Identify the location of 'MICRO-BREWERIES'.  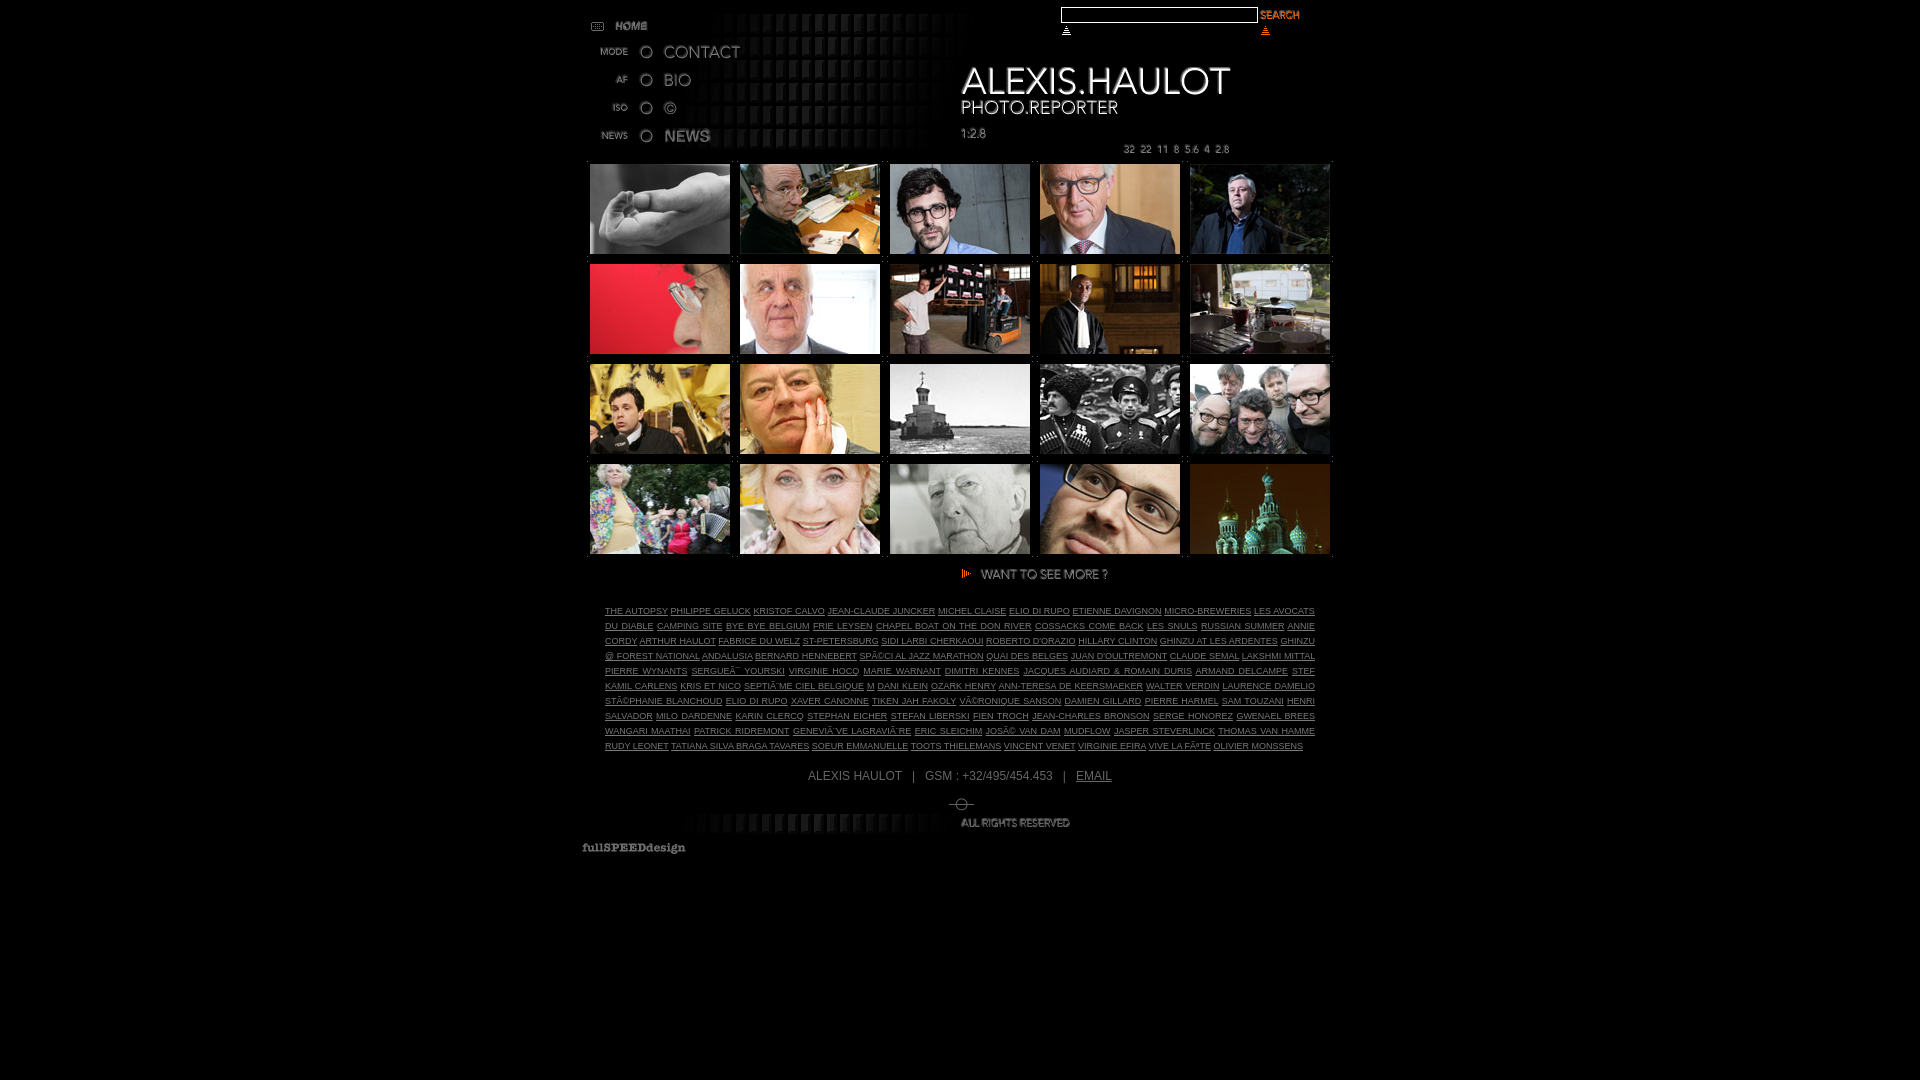
(1206, 609).